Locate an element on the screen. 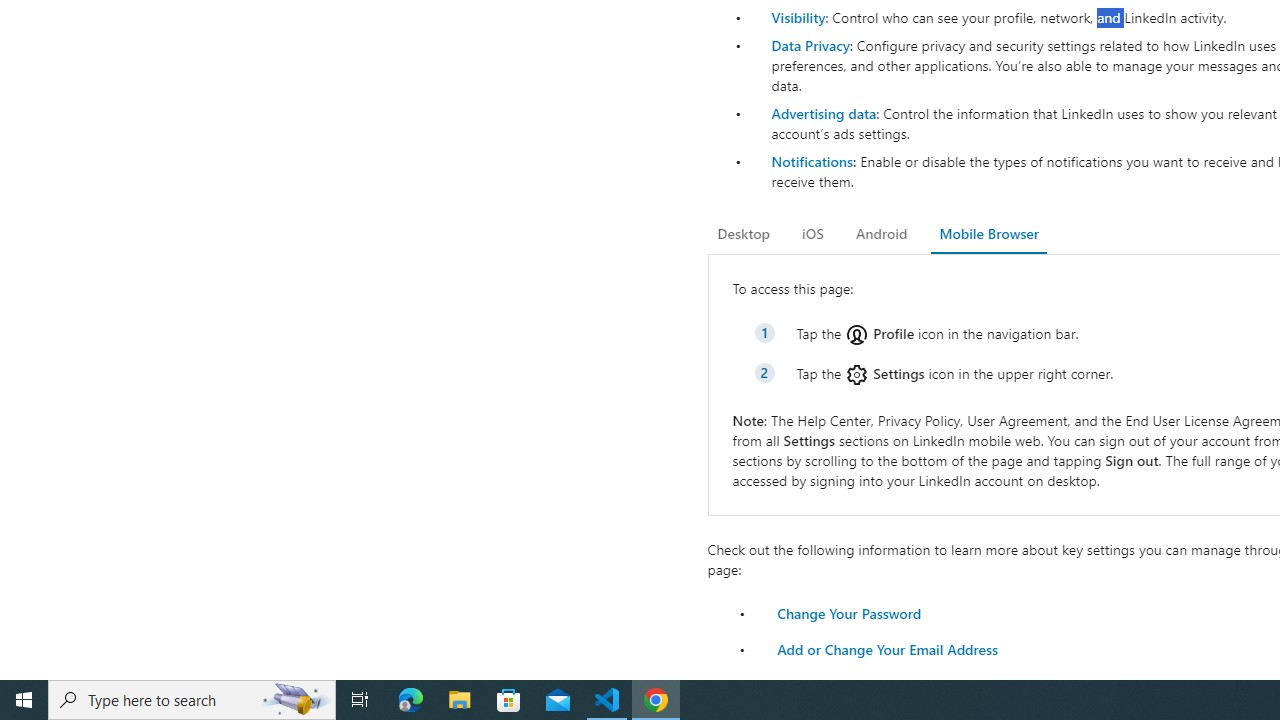 This screenshot has height=720, width=1280. 'Add or Change Your Email Address' is located at coordinates (886, 649).